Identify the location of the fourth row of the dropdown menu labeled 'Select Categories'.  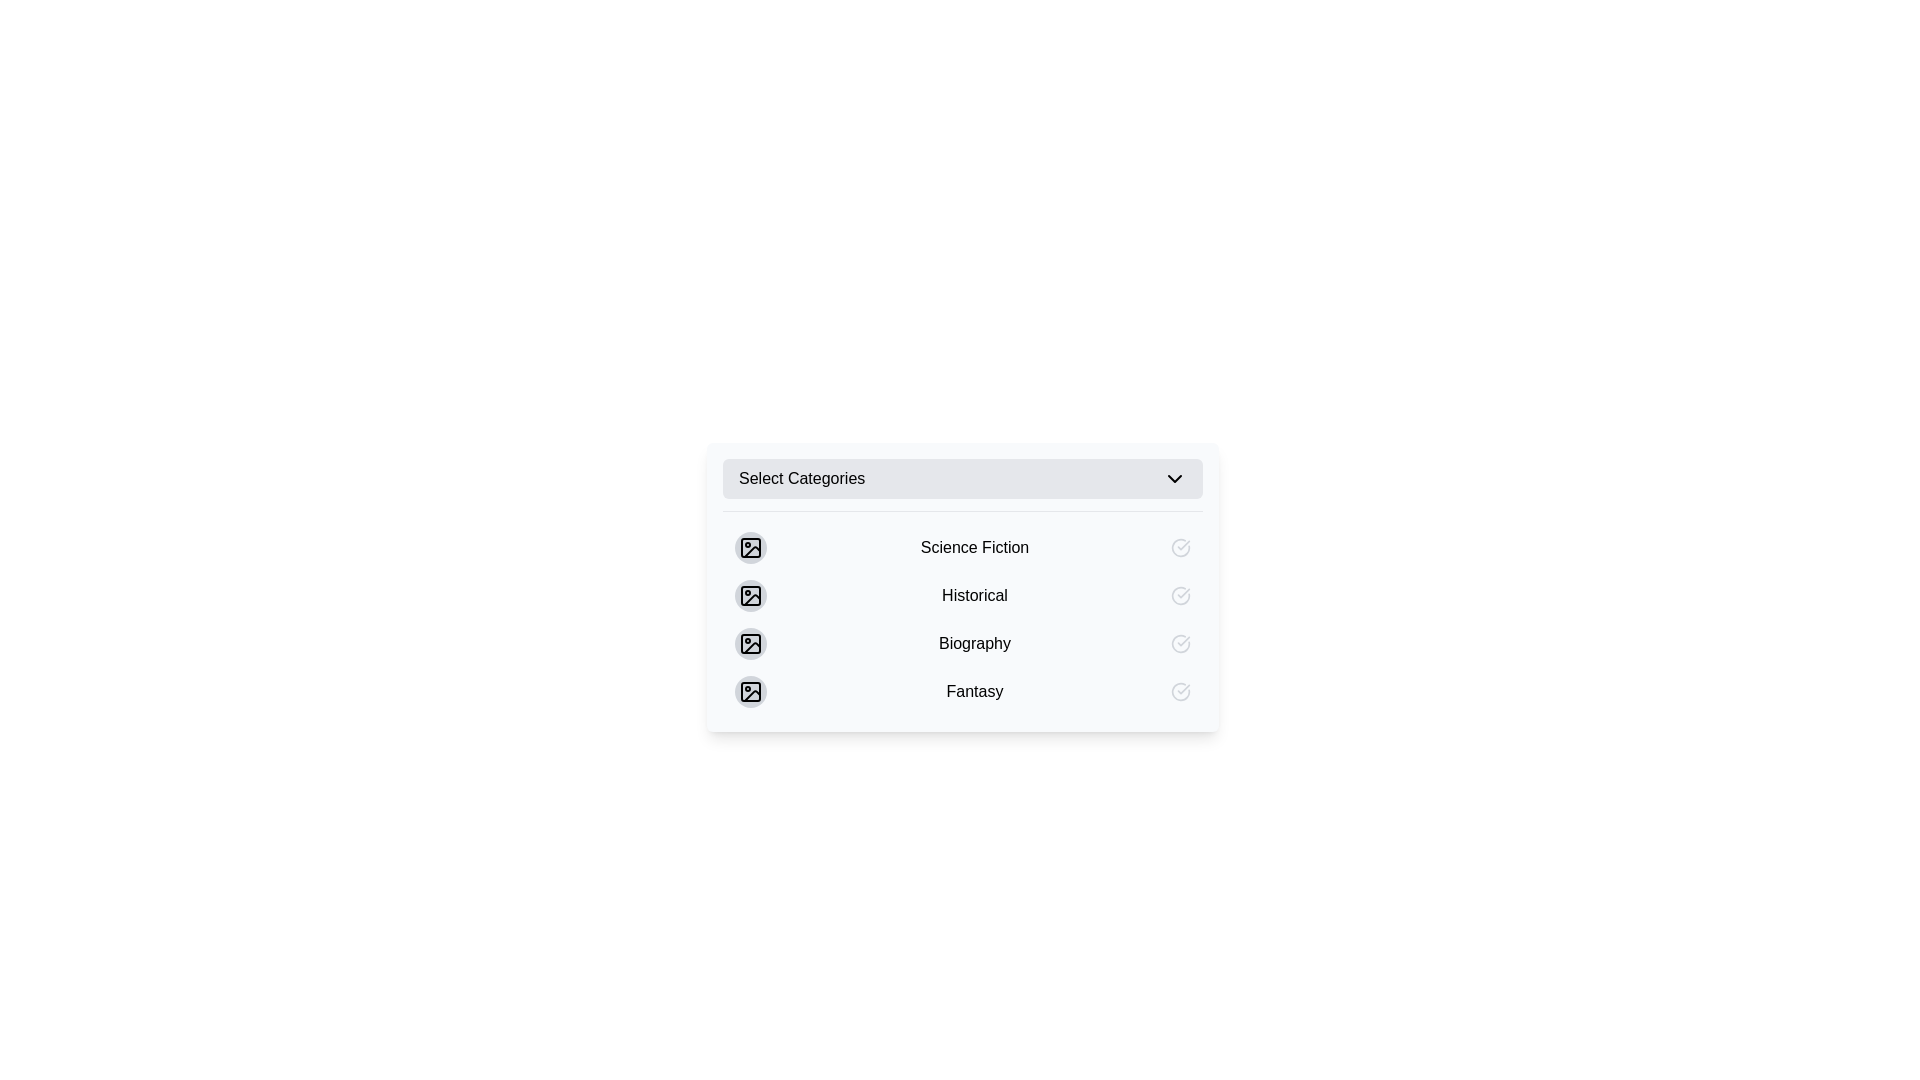
(963, 690).